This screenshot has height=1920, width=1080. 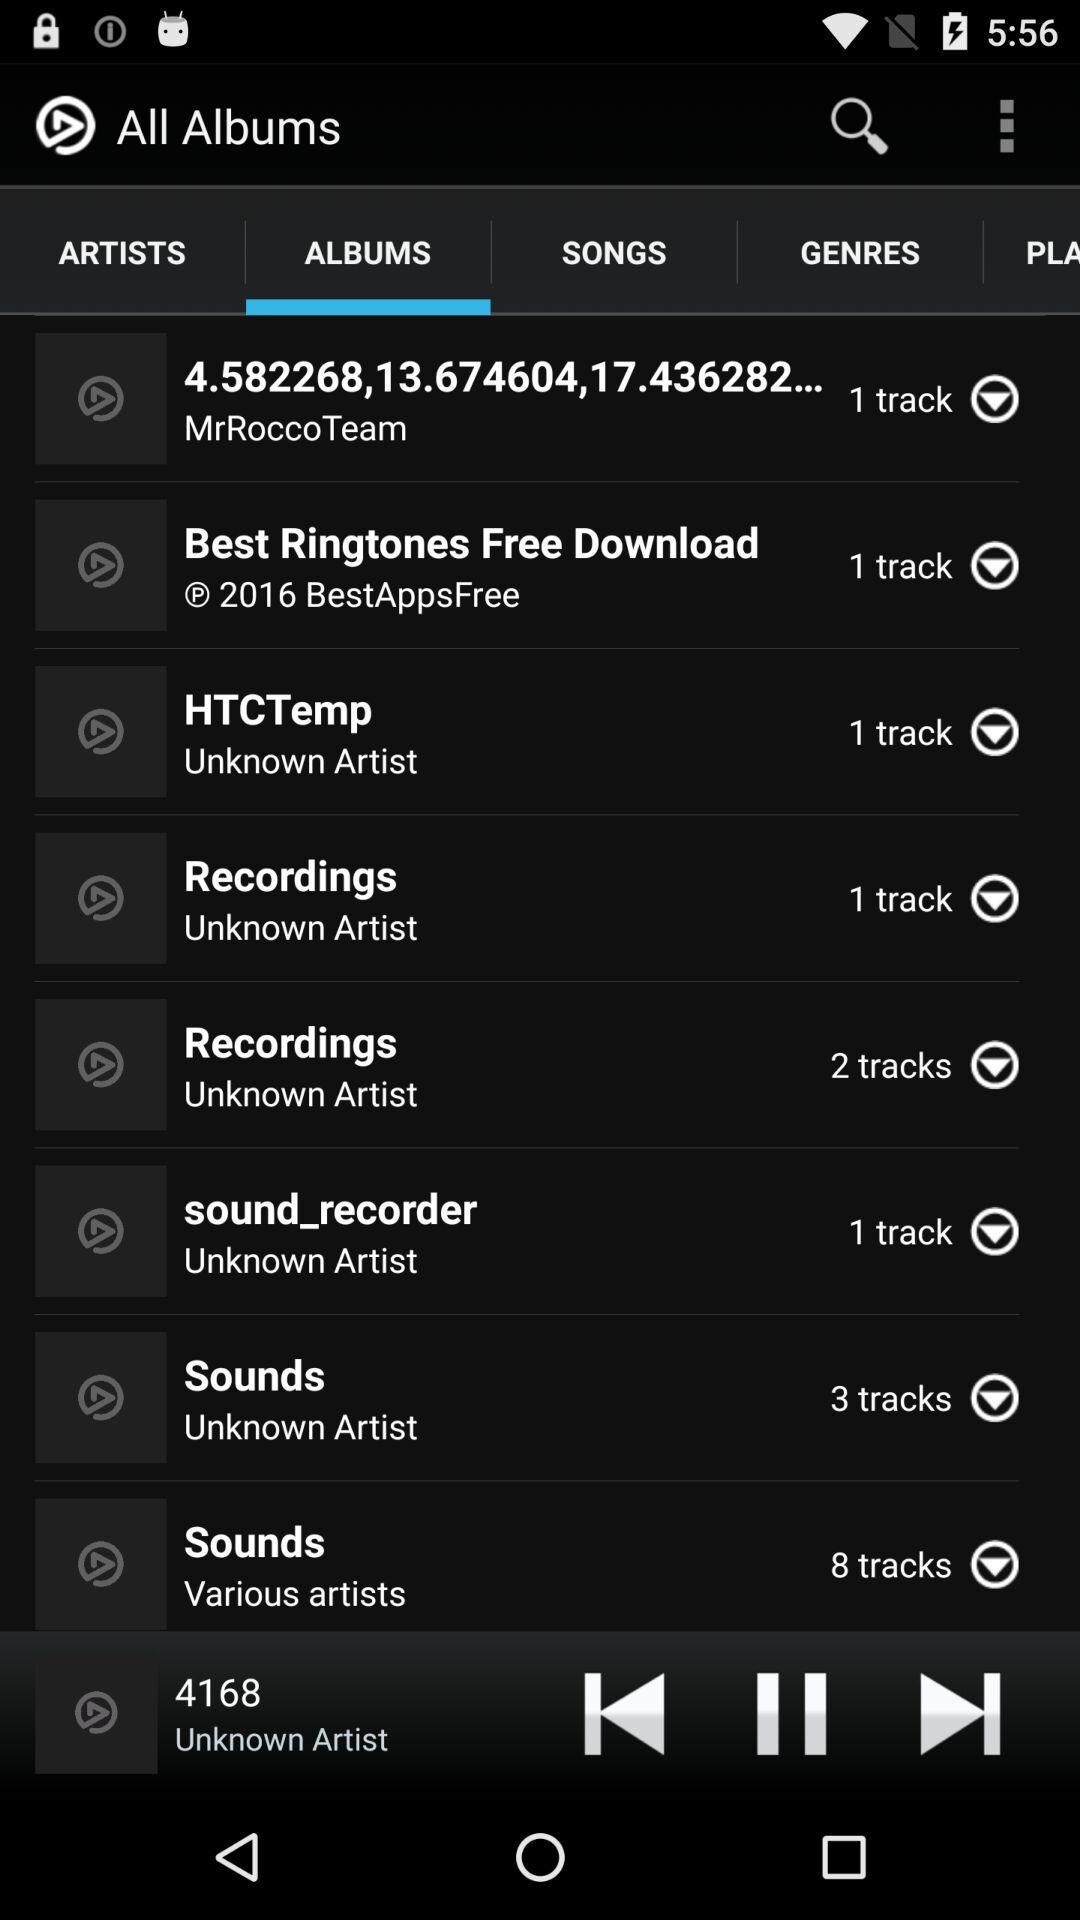 I want to click on the expand_more icon, so click(x=1003, y=961).